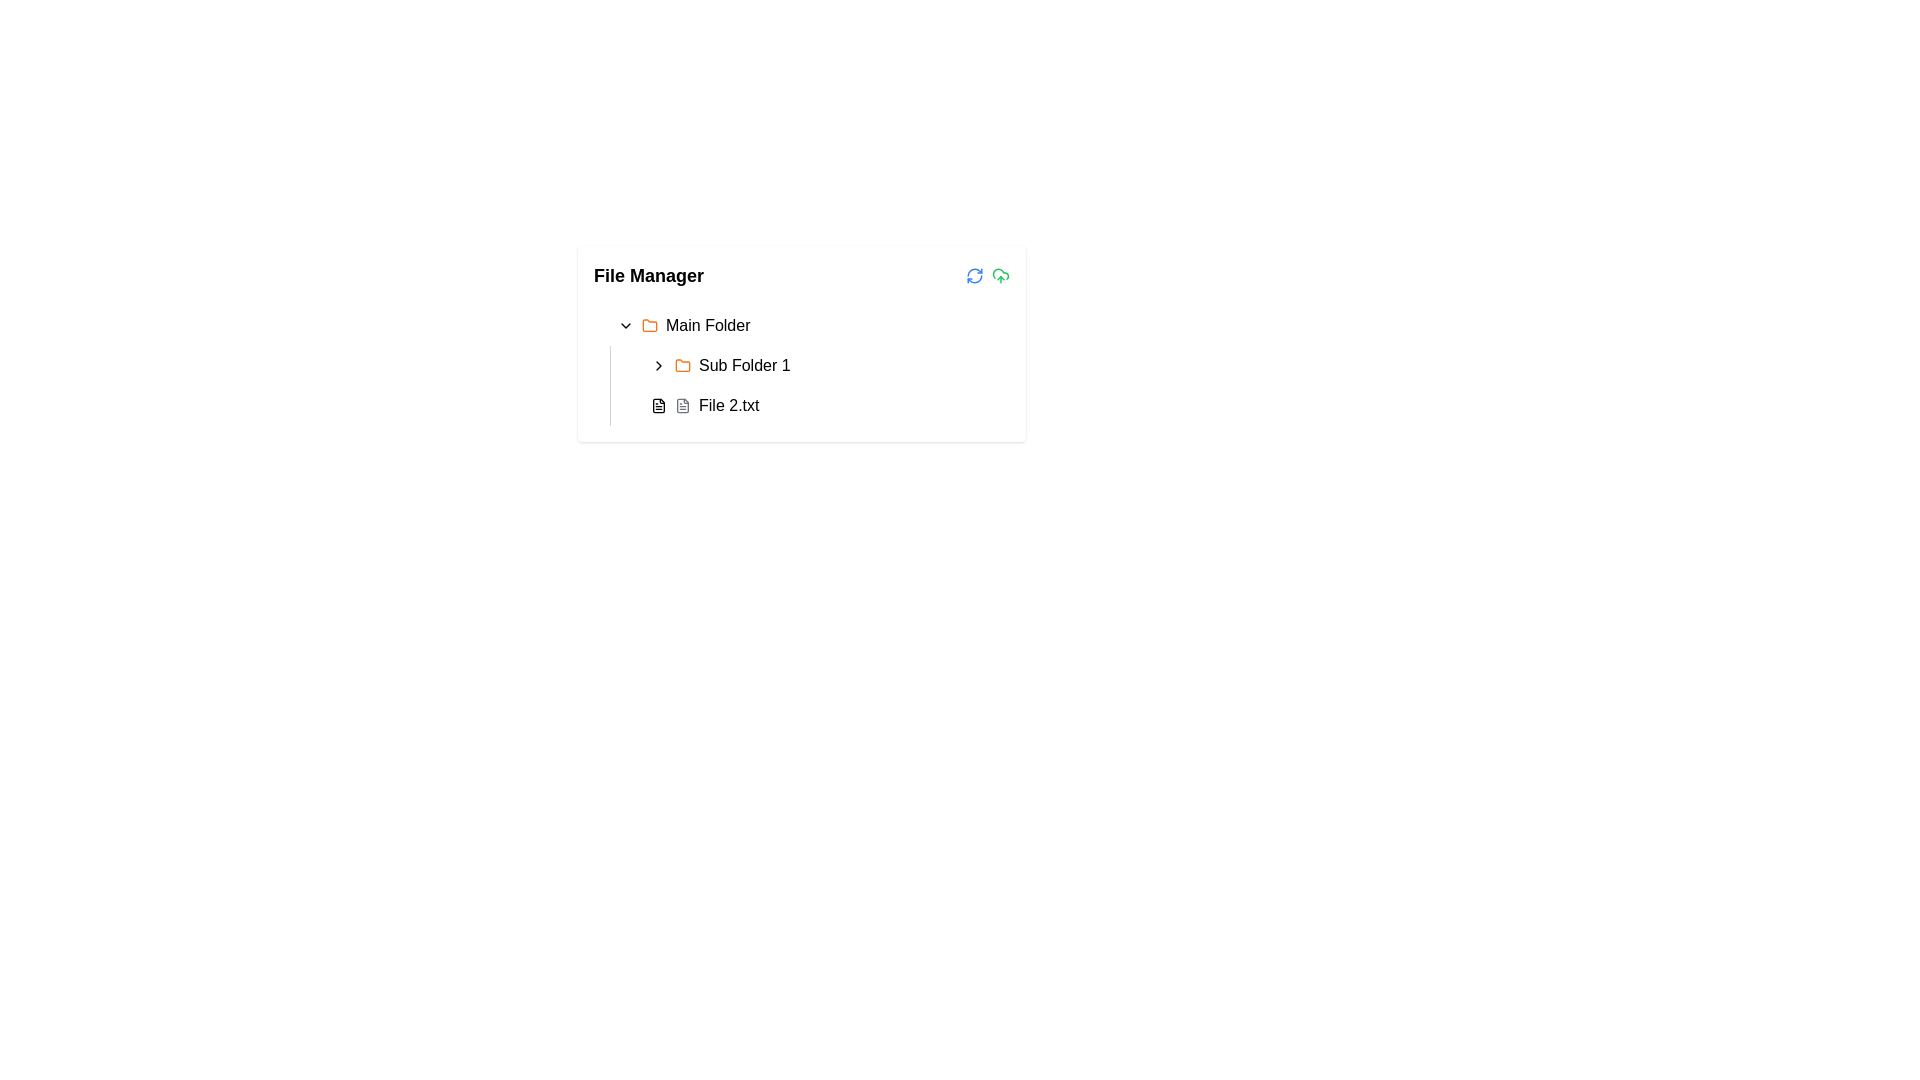  Describe the element at coordinates (658, 366) in the screenshot. I see `the interactive indicator icon` at that location.